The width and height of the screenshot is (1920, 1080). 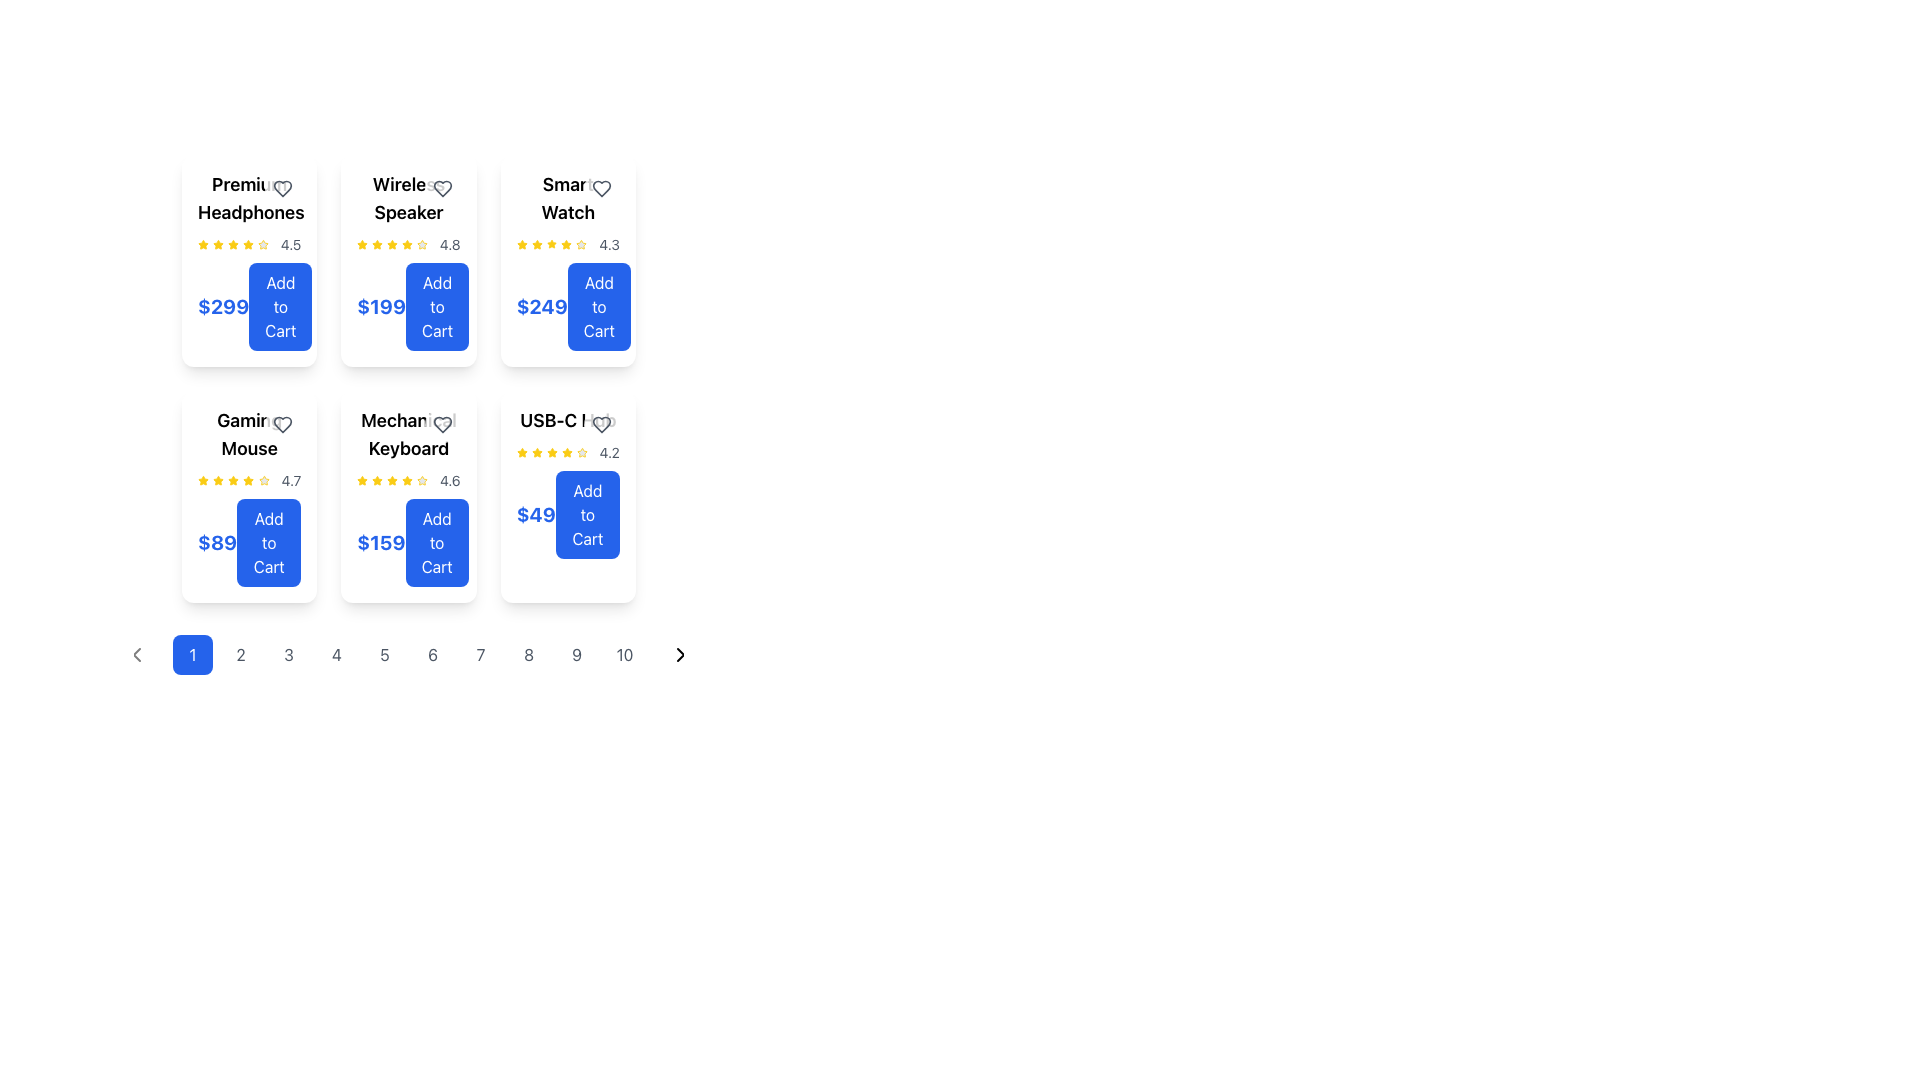 I want to click on the 'Next Page' button in the pagination control located to the right of the page number '10', so click(x=681, y=655).